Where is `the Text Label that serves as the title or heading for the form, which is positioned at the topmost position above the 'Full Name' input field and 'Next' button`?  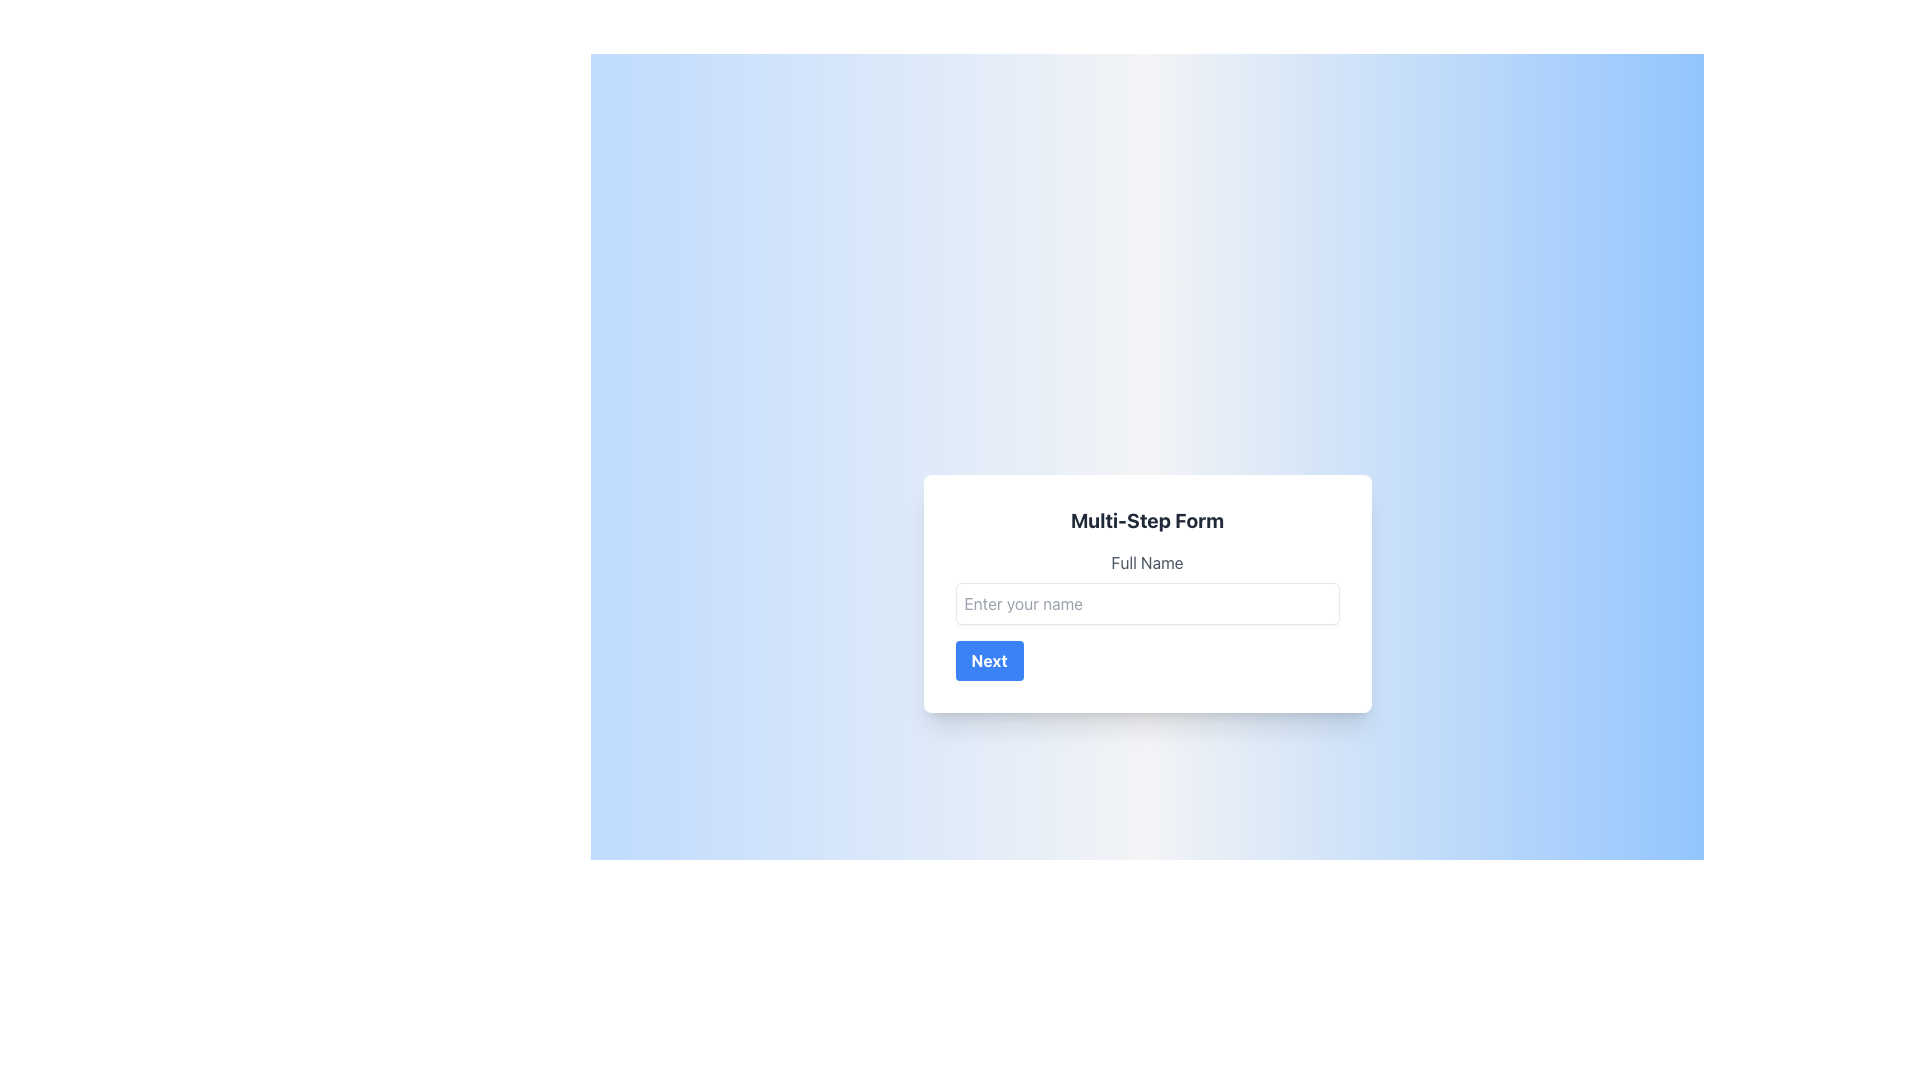
the Text Label that serves as the title or heading for the form, which is positioned at the topmost position above the 'Full Name' input field and 'Next' button is located at coordinates (1147, 519).